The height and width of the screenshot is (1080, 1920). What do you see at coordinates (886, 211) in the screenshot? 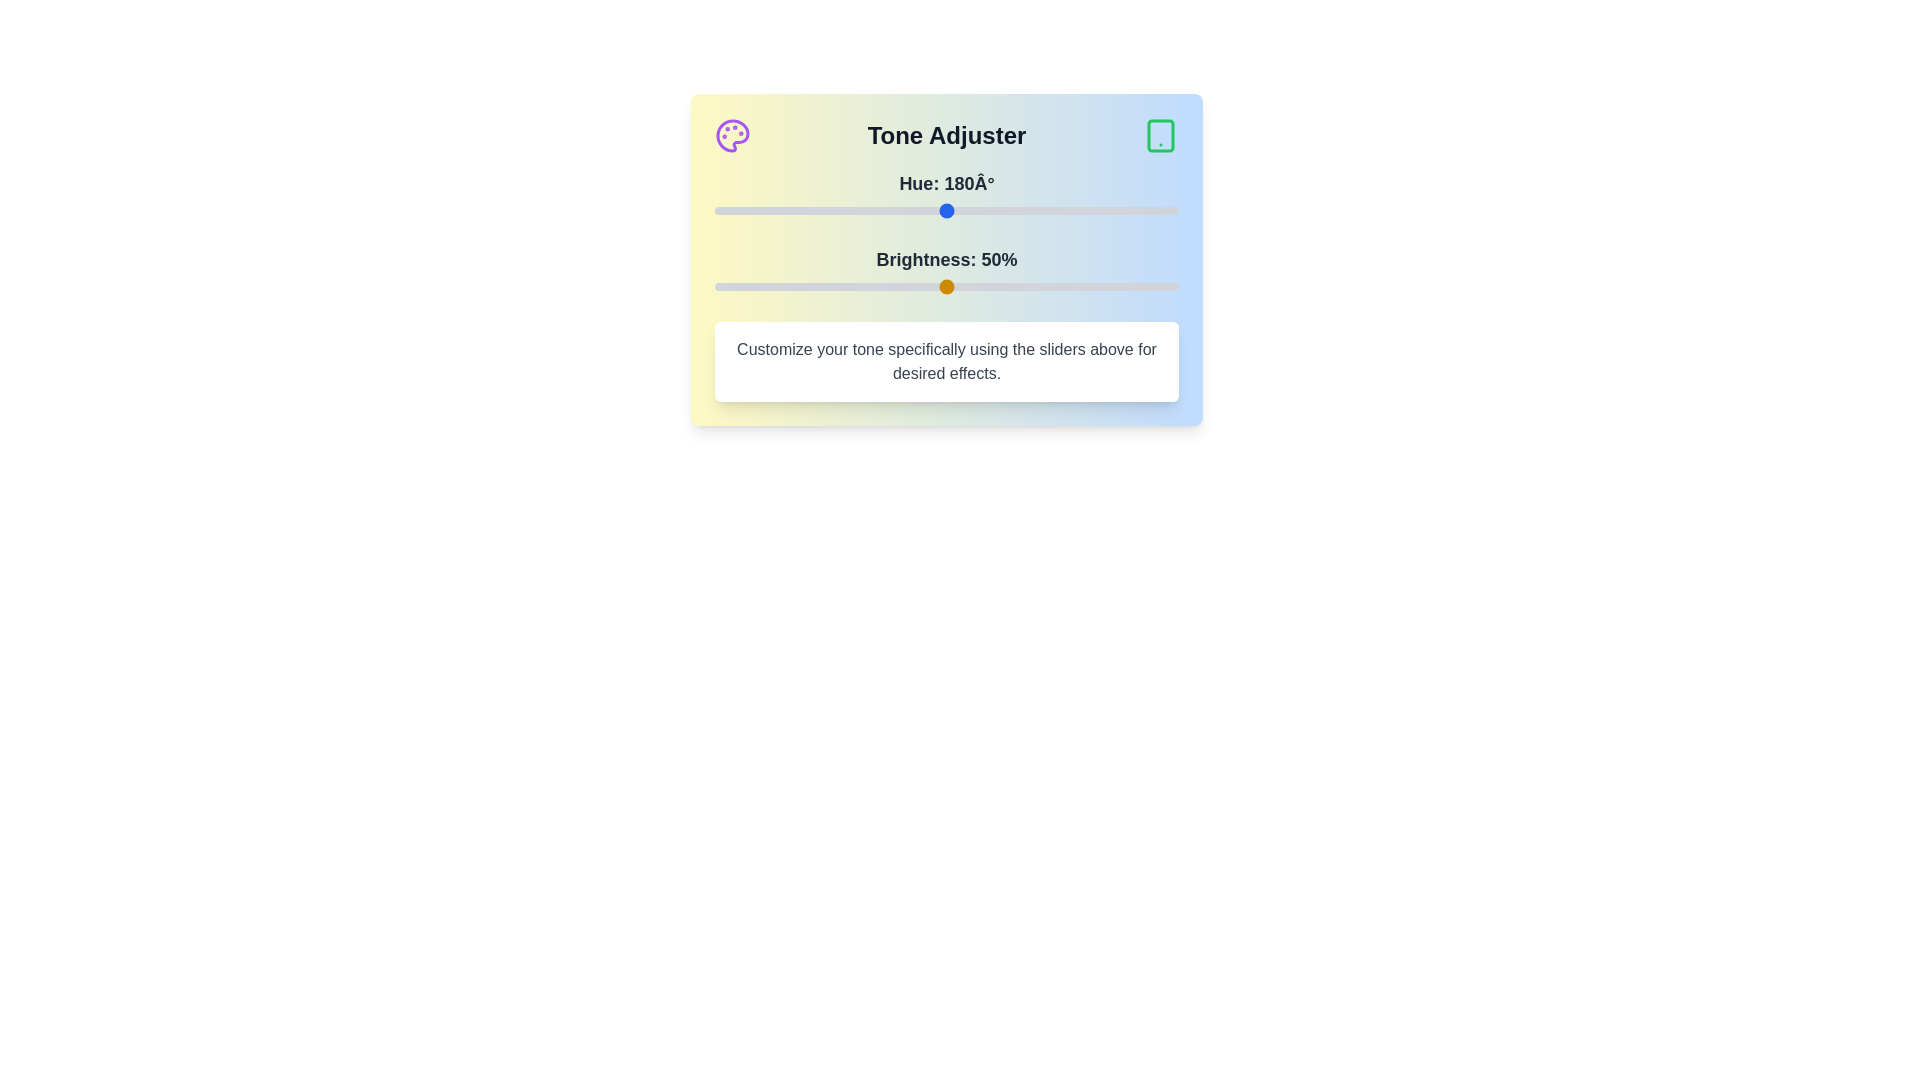
I see `the hue slider to set the hue to 134 degrees` at bounding box center [886, 211].